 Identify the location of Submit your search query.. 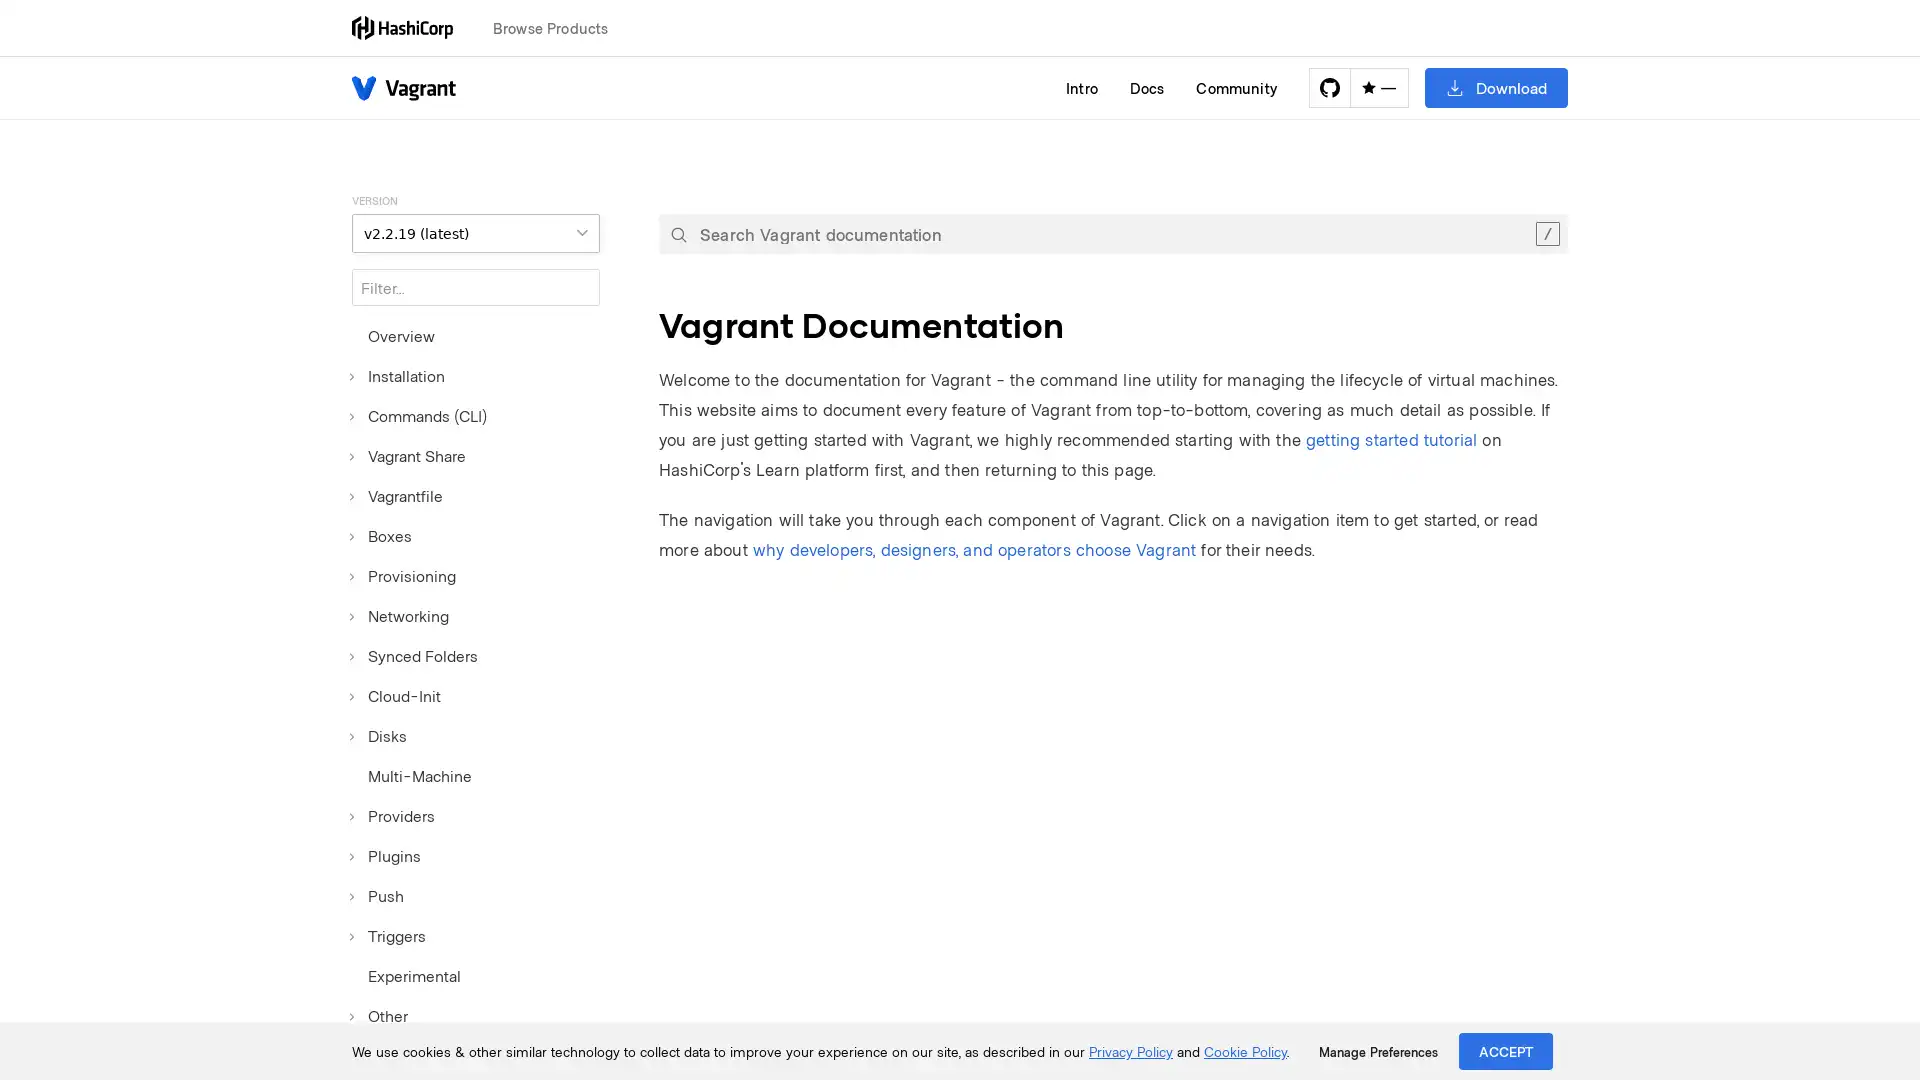
(678, 233).